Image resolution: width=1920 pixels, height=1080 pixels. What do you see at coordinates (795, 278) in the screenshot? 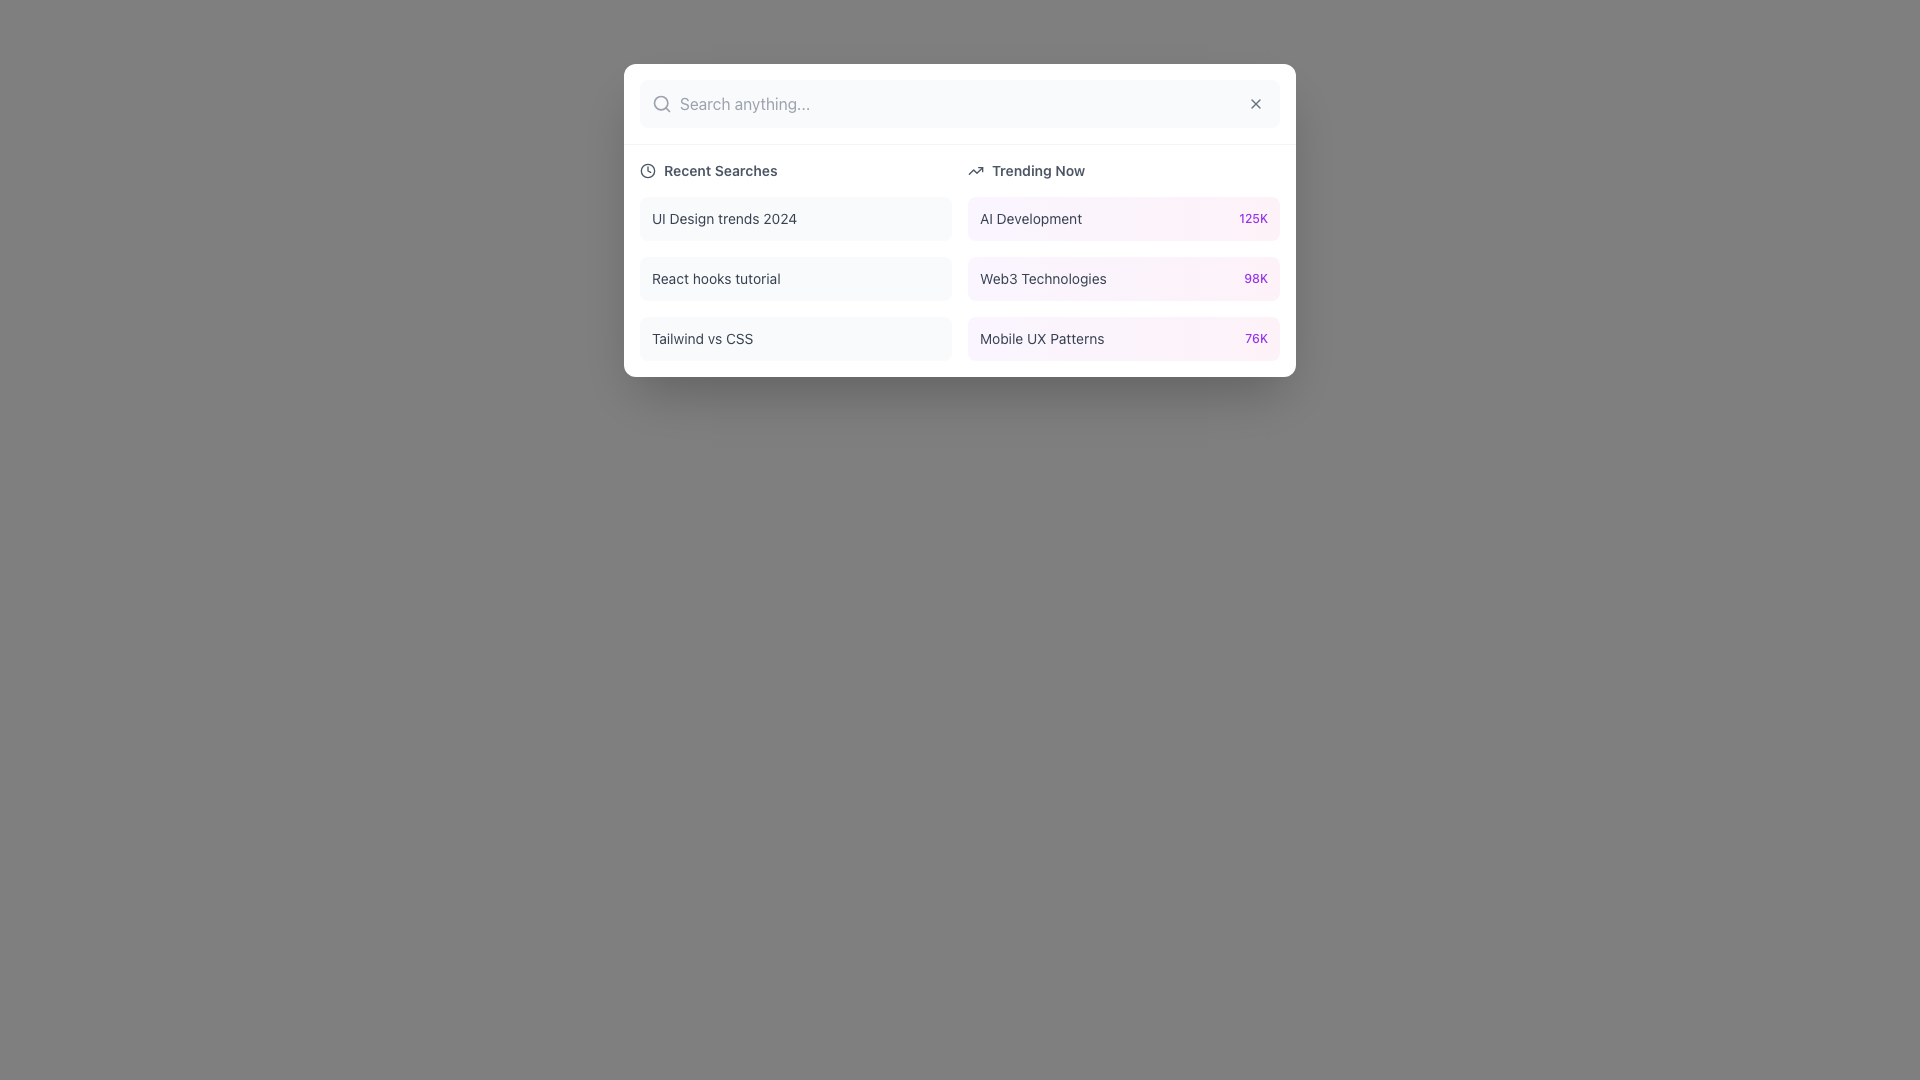
I see `the rectangular button labeled 'React hooks tutorial' with a light gray background, located` at bounding box center [795, 278].